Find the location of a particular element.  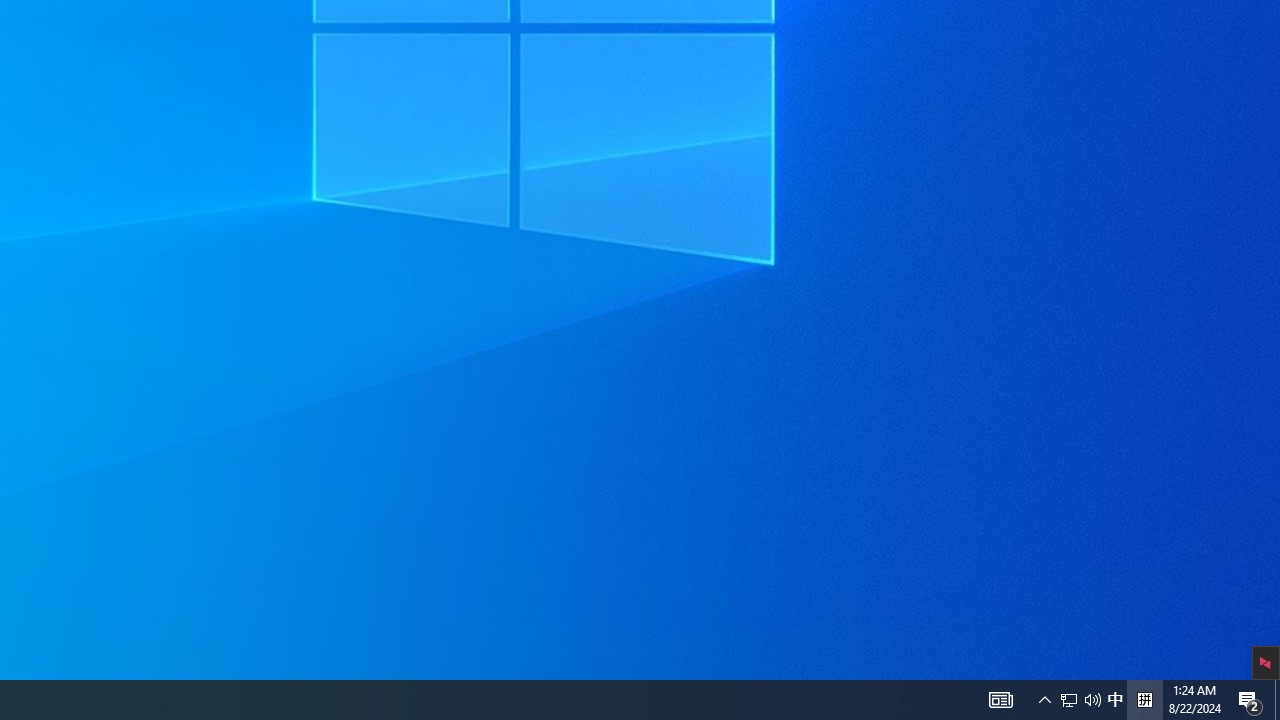

'User Promoted Notification Area' is located at coordinates (1044, 698).